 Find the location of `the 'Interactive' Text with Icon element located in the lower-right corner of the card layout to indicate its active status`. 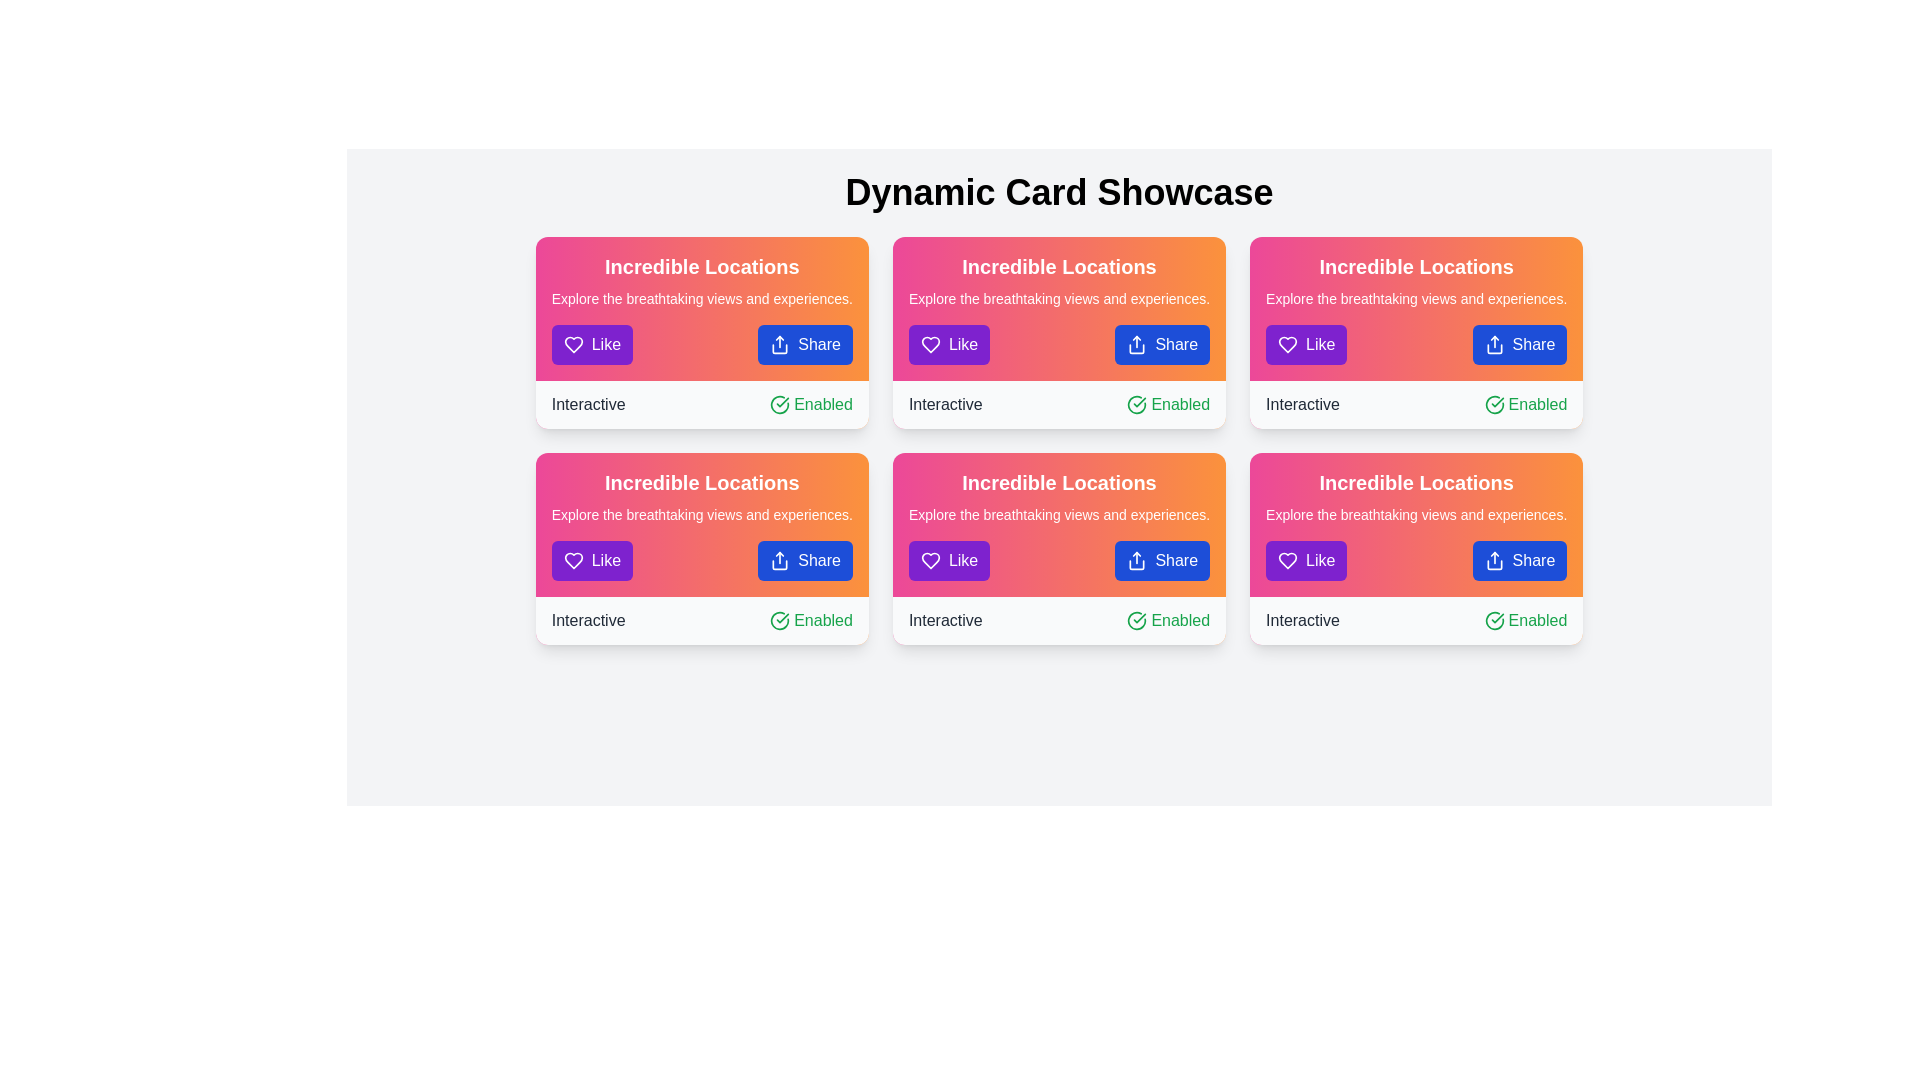

the 'Interactive' Text with Icon element located in the lower-right corner of the card layout to indicate its active status is located at coordinates (811, 405).